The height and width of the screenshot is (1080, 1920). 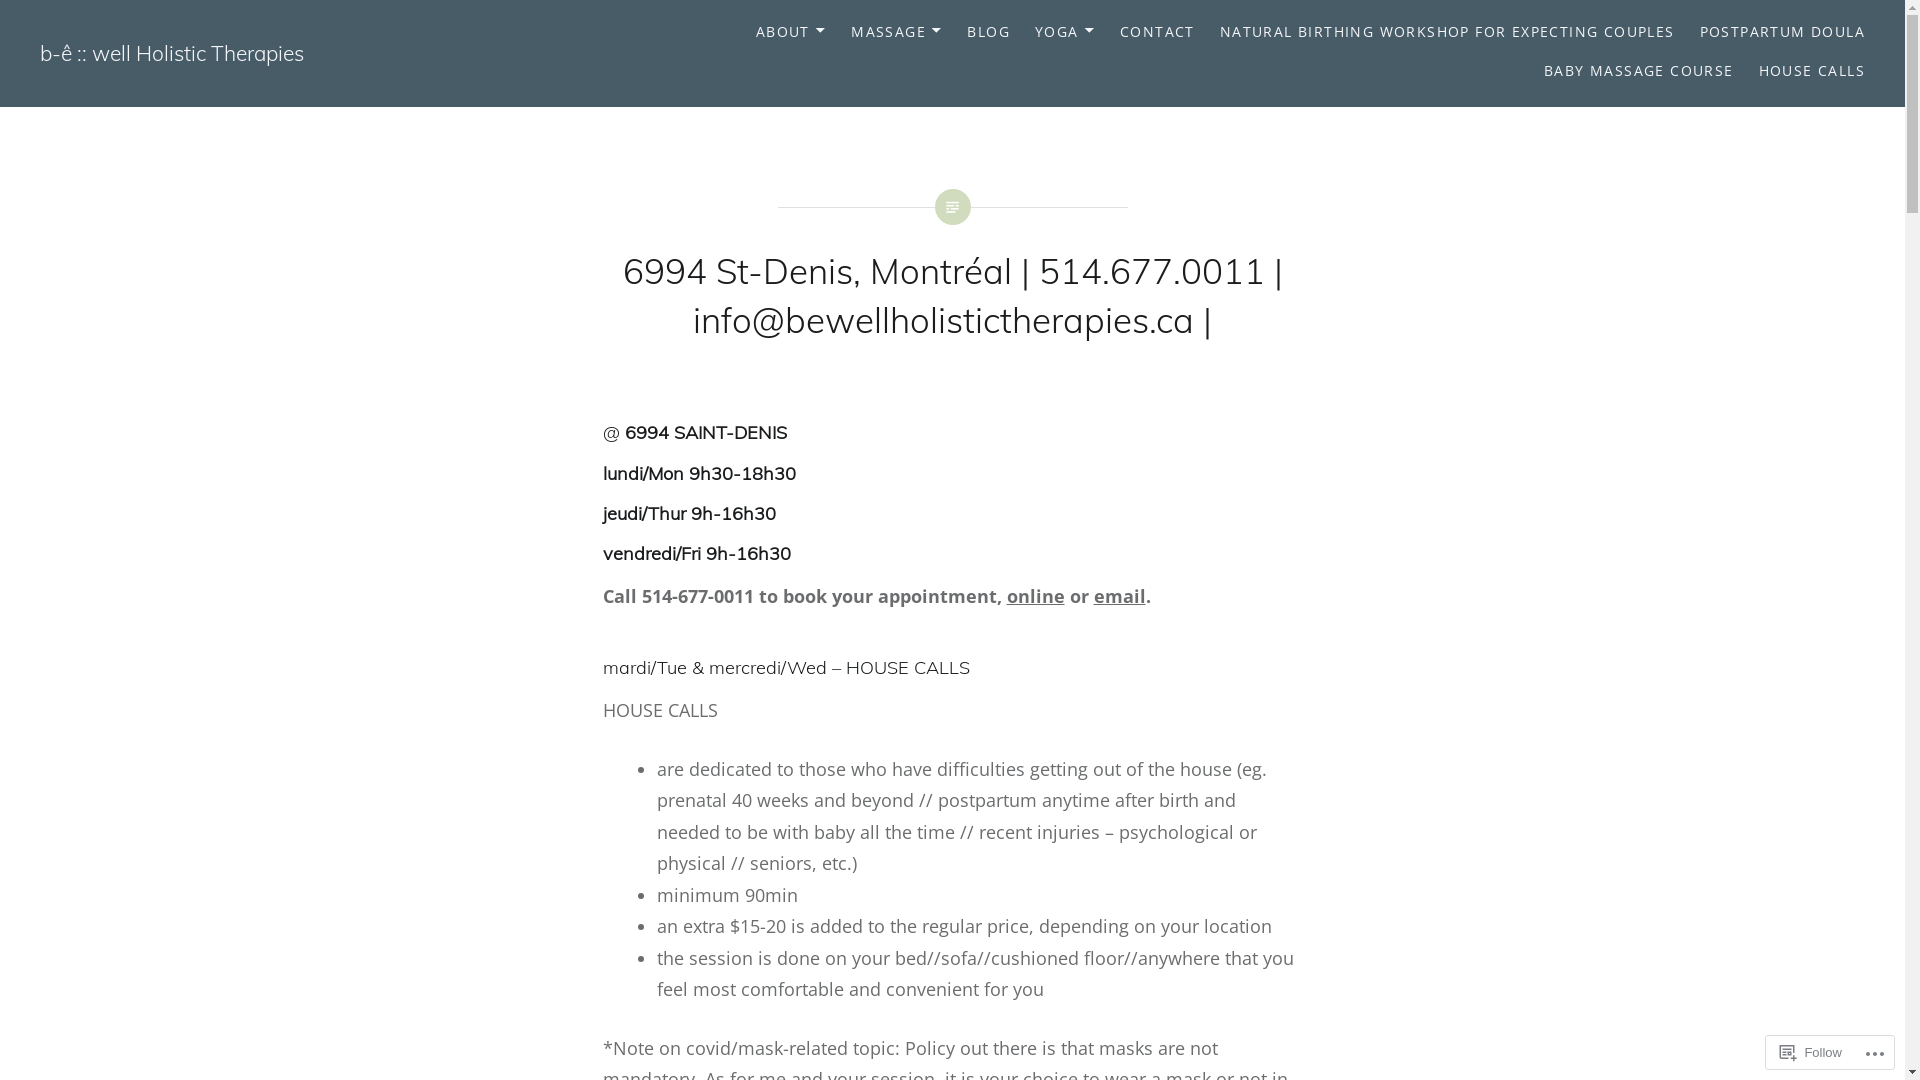 What do you see at coordinates (1811, 70) in the screenshot?
I see `'HOUSE CALLS'` at bounding box center [1811, 70].